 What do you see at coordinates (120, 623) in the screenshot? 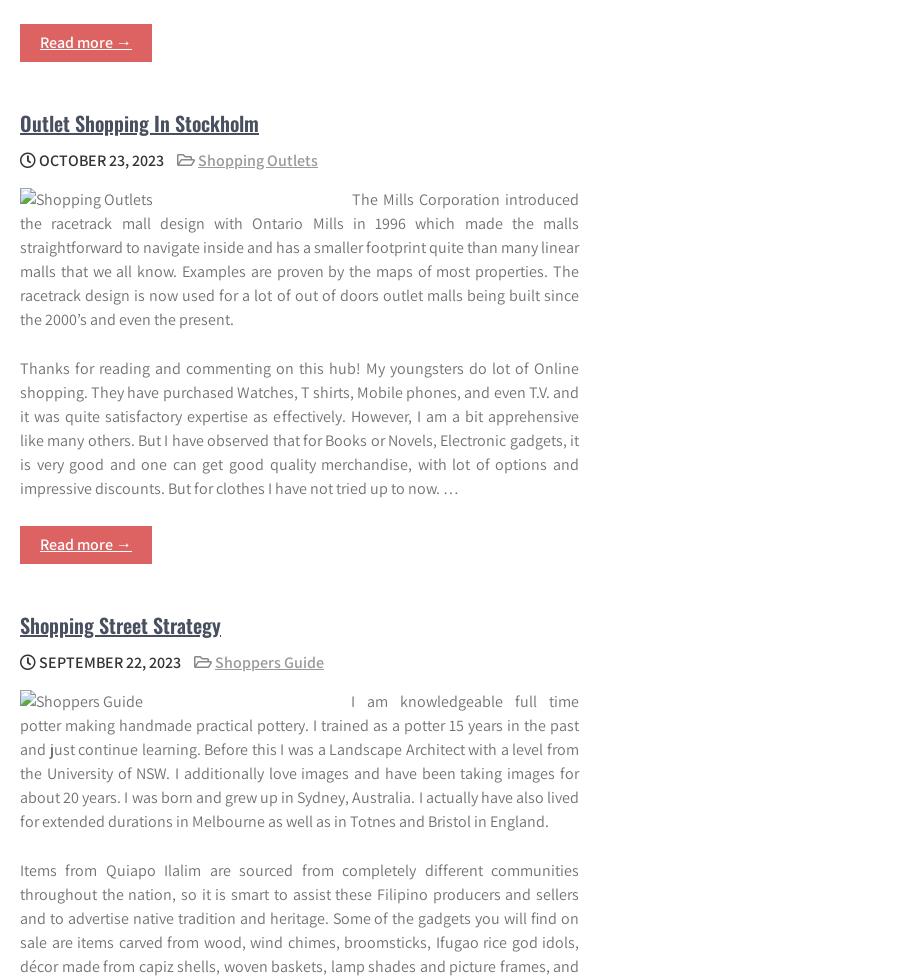
I see `'Shopping Street Strategy'` at bounding box center [120, 623].